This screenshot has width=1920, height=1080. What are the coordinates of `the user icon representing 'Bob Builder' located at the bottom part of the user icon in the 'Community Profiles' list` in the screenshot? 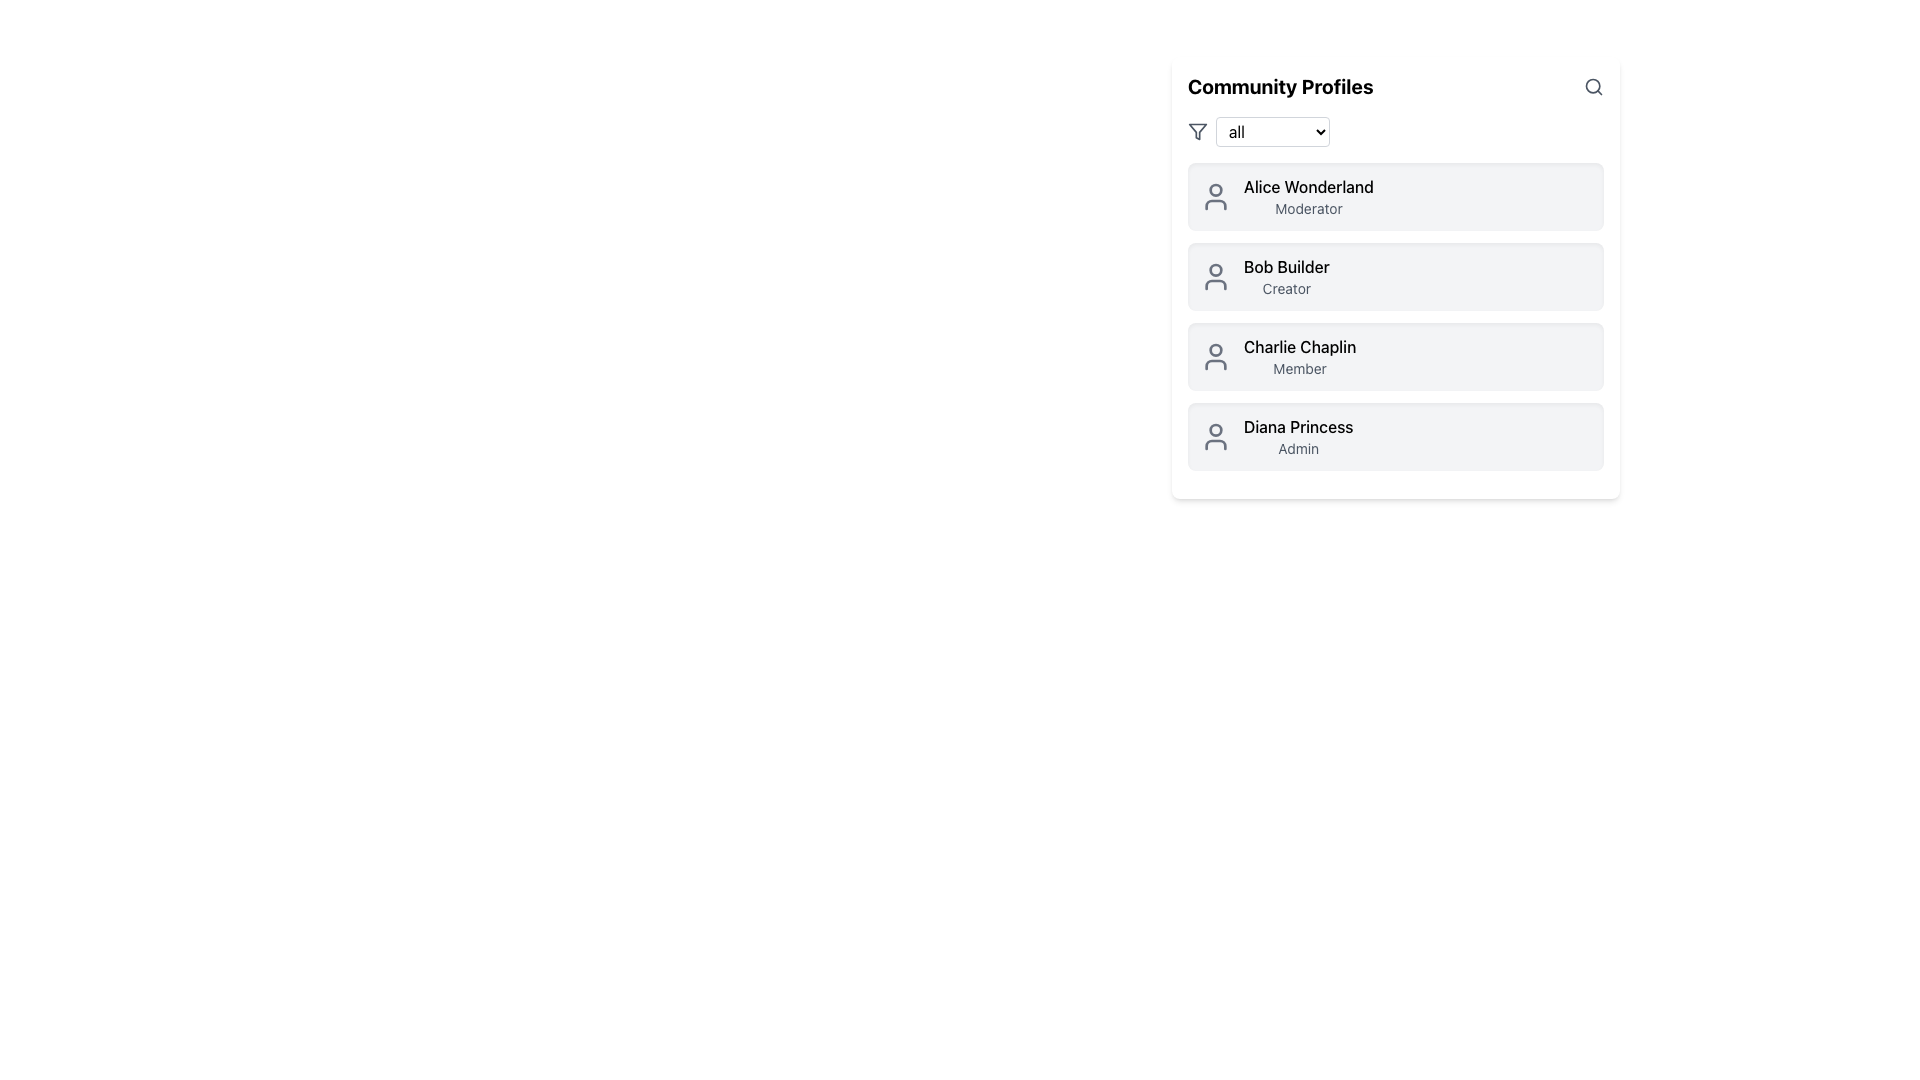 It's located at (1214, 285).